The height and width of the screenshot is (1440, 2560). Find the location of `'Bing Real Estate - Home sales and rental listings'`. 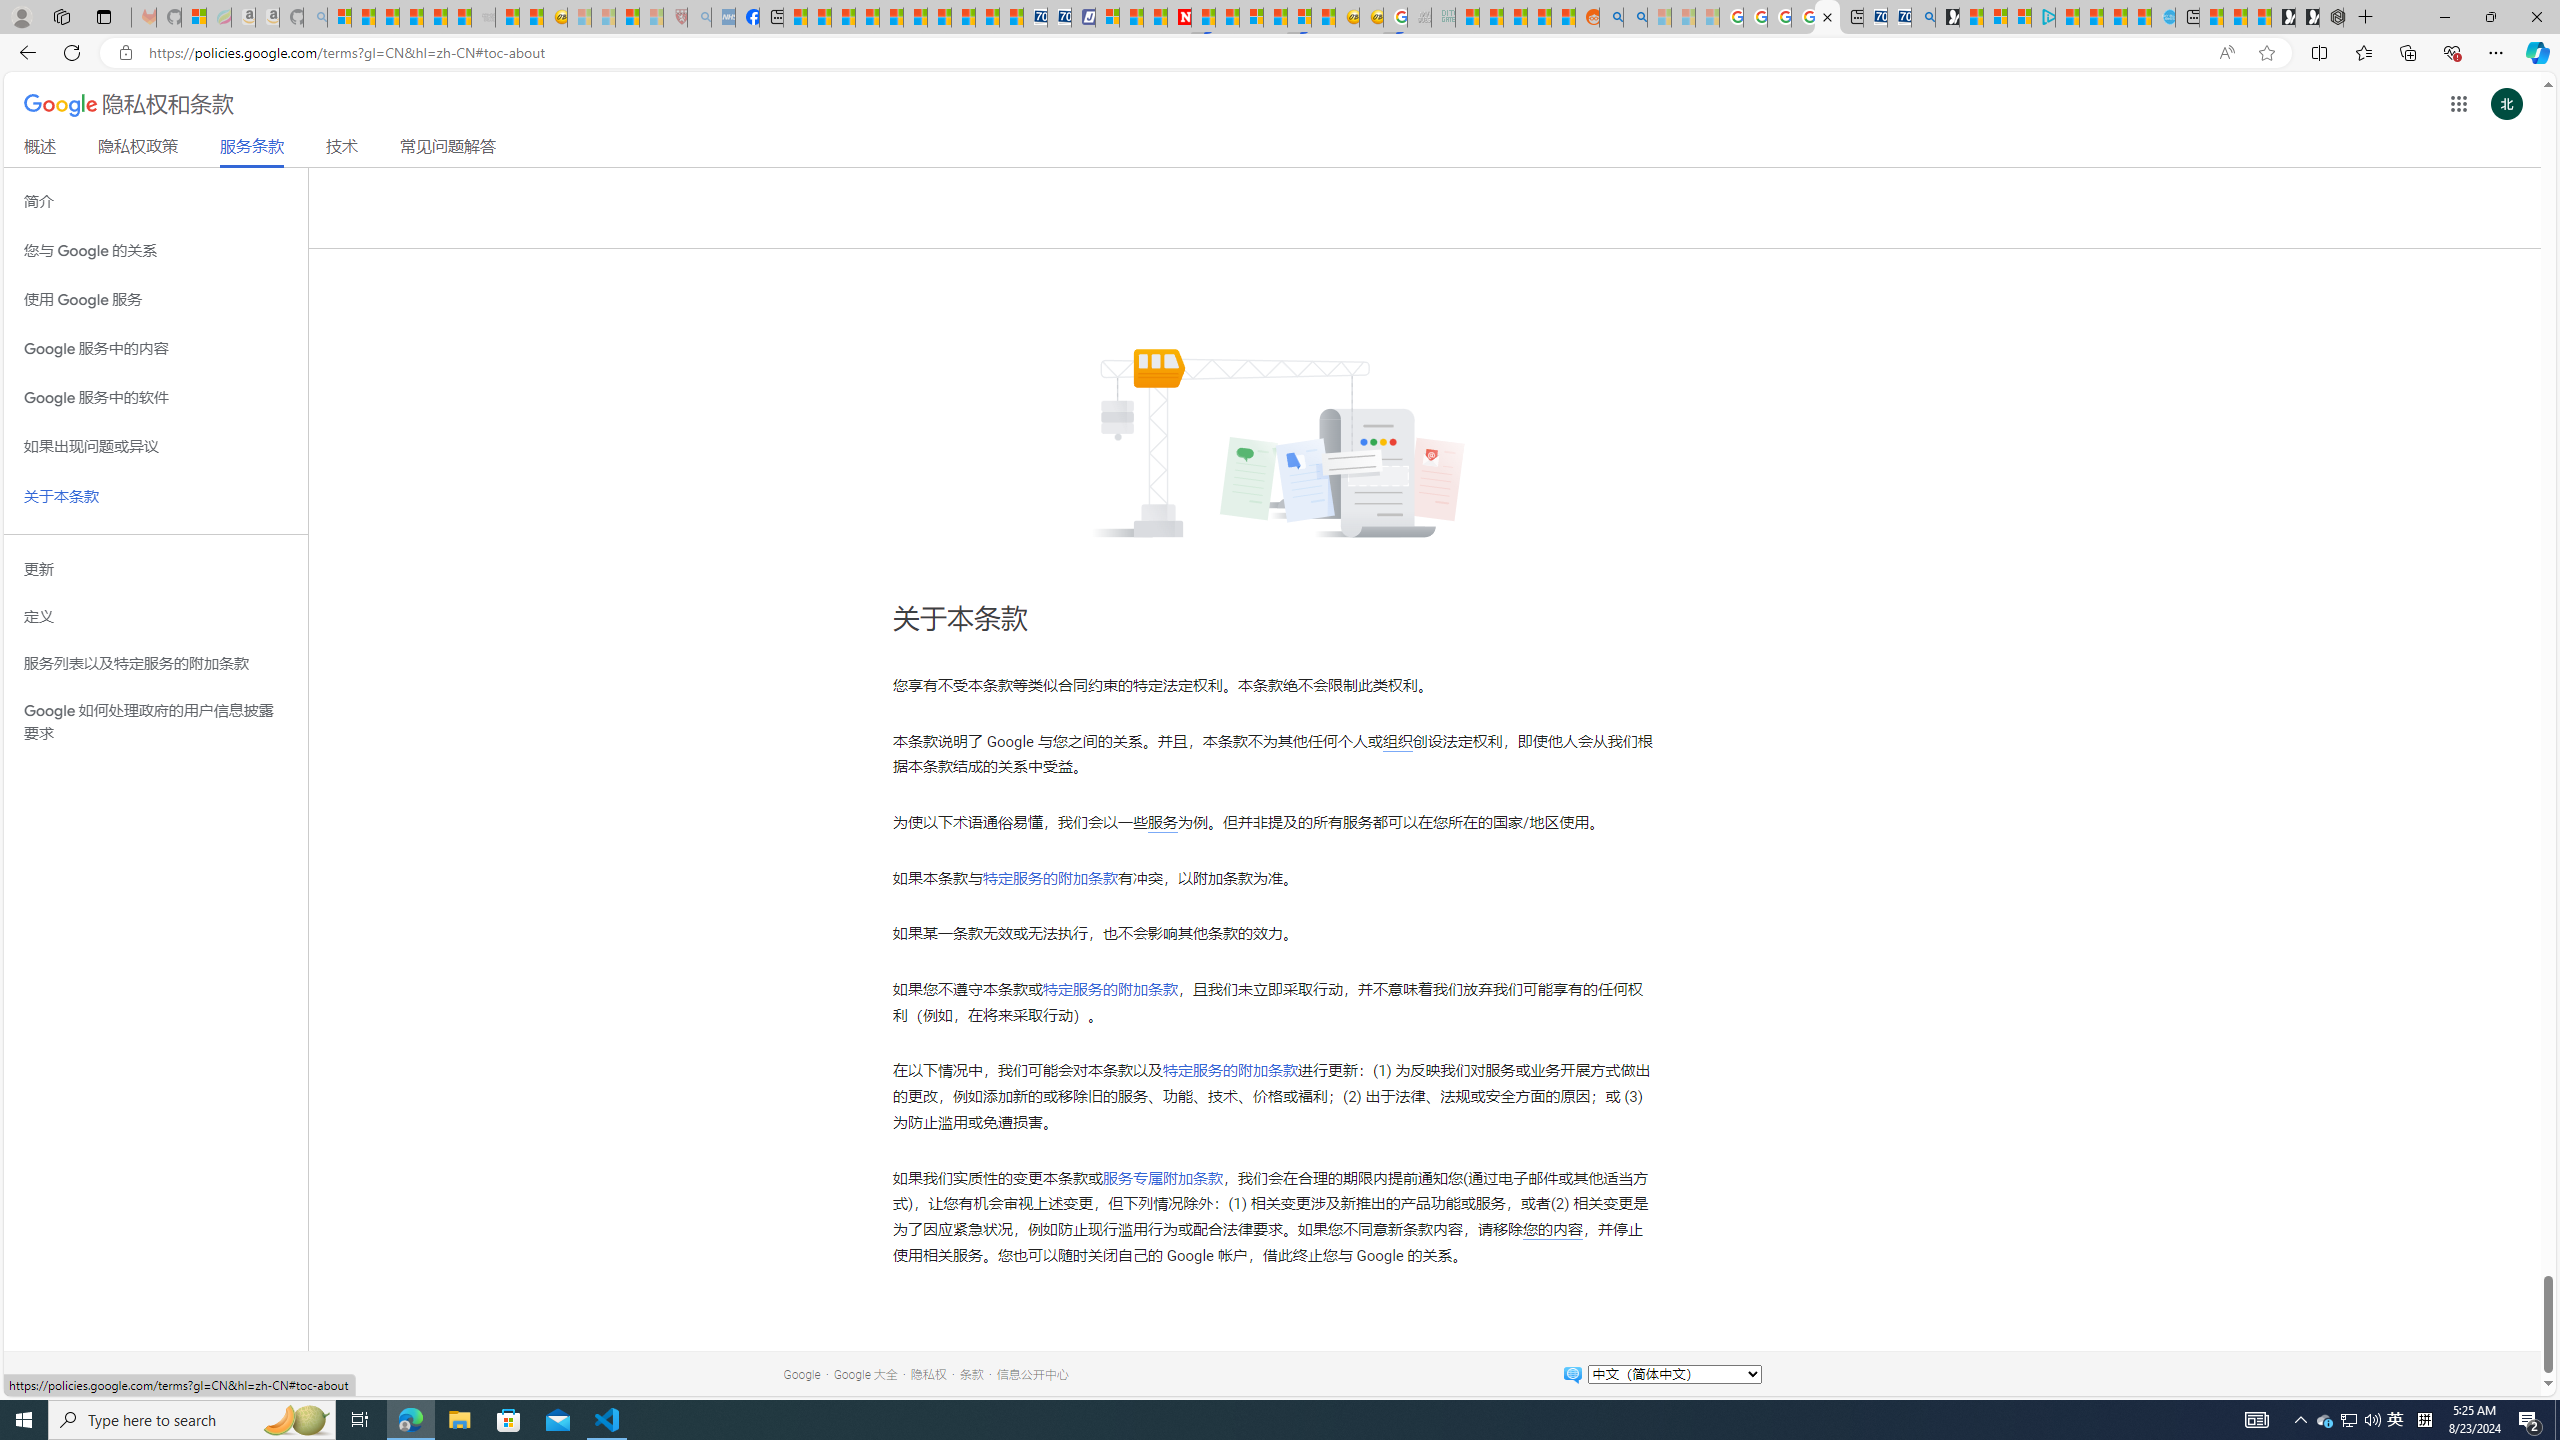

'Bing Real Estate - Home sales and rental listings' is located at coordinates (1921, 16).